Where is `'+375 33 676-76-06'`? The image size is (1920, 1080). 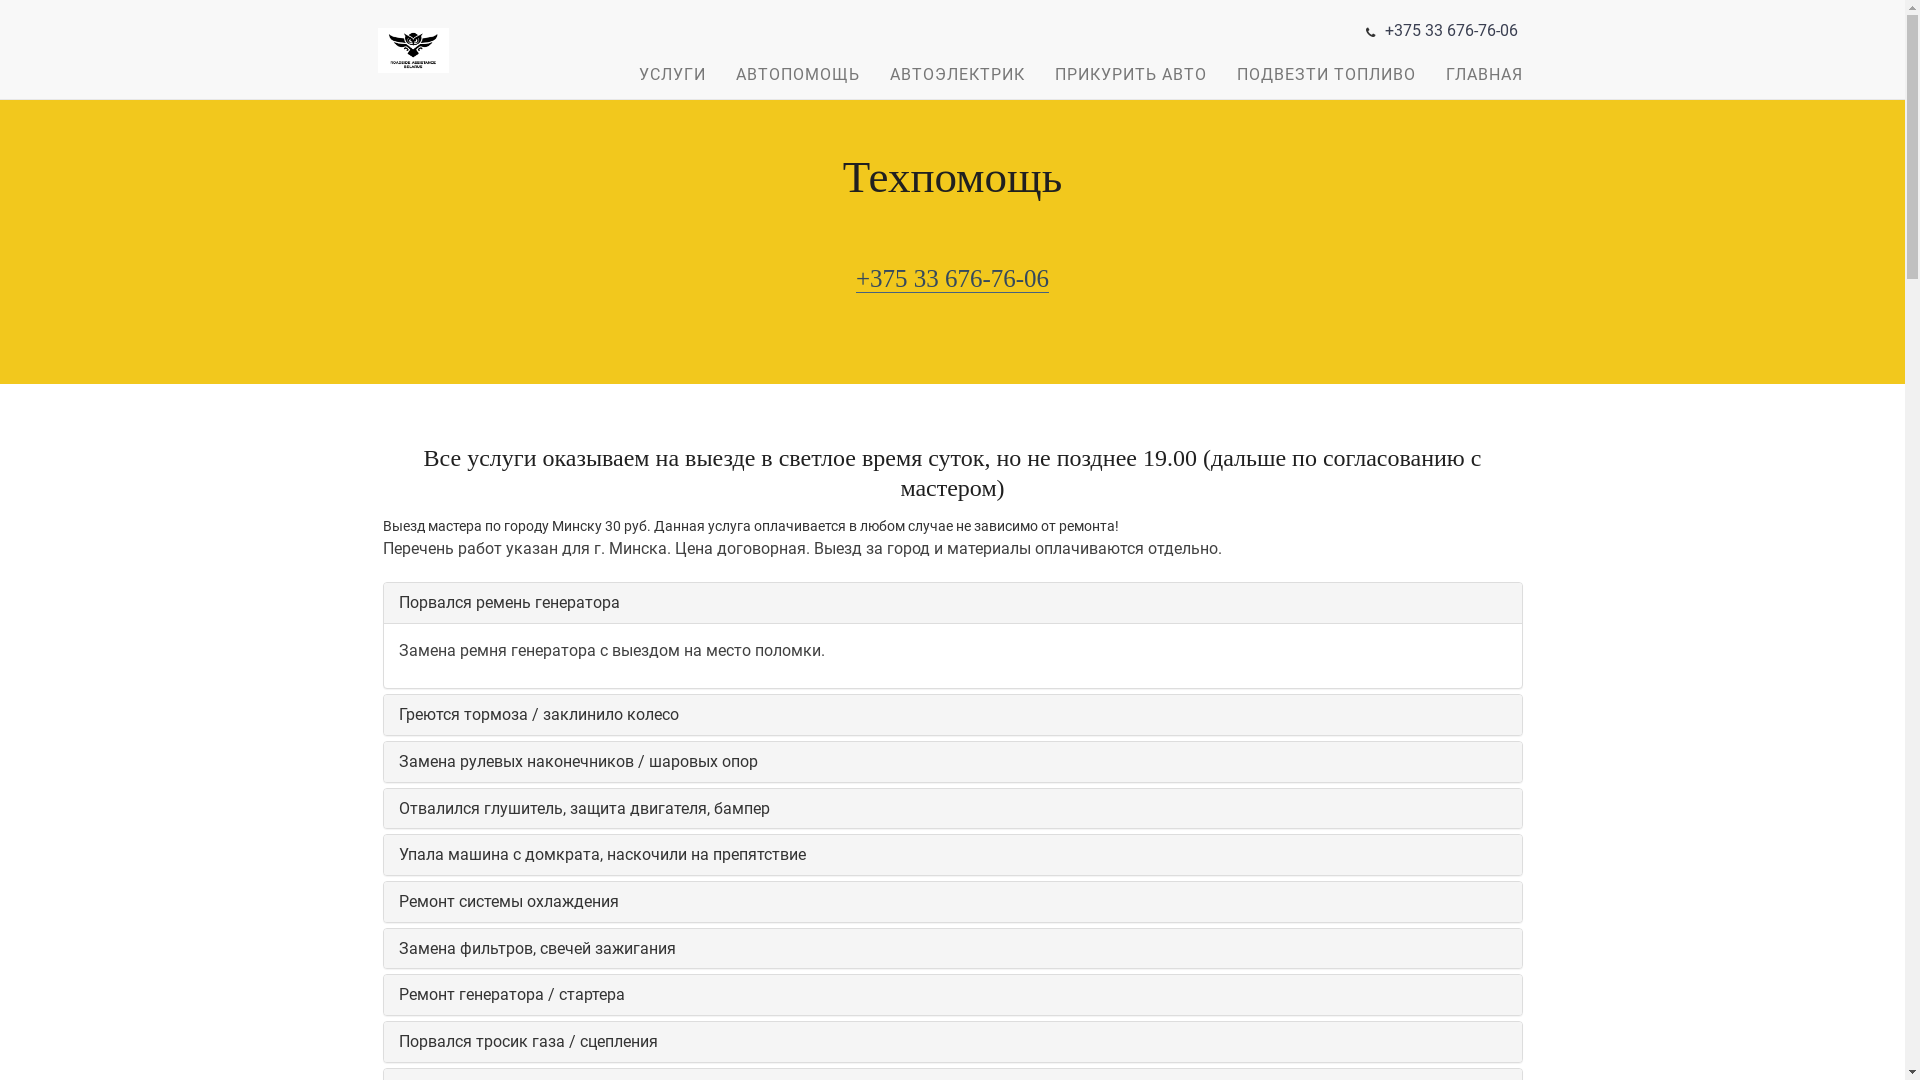
'+375 33 676-76-06' is located at coordinates (1450, 30).